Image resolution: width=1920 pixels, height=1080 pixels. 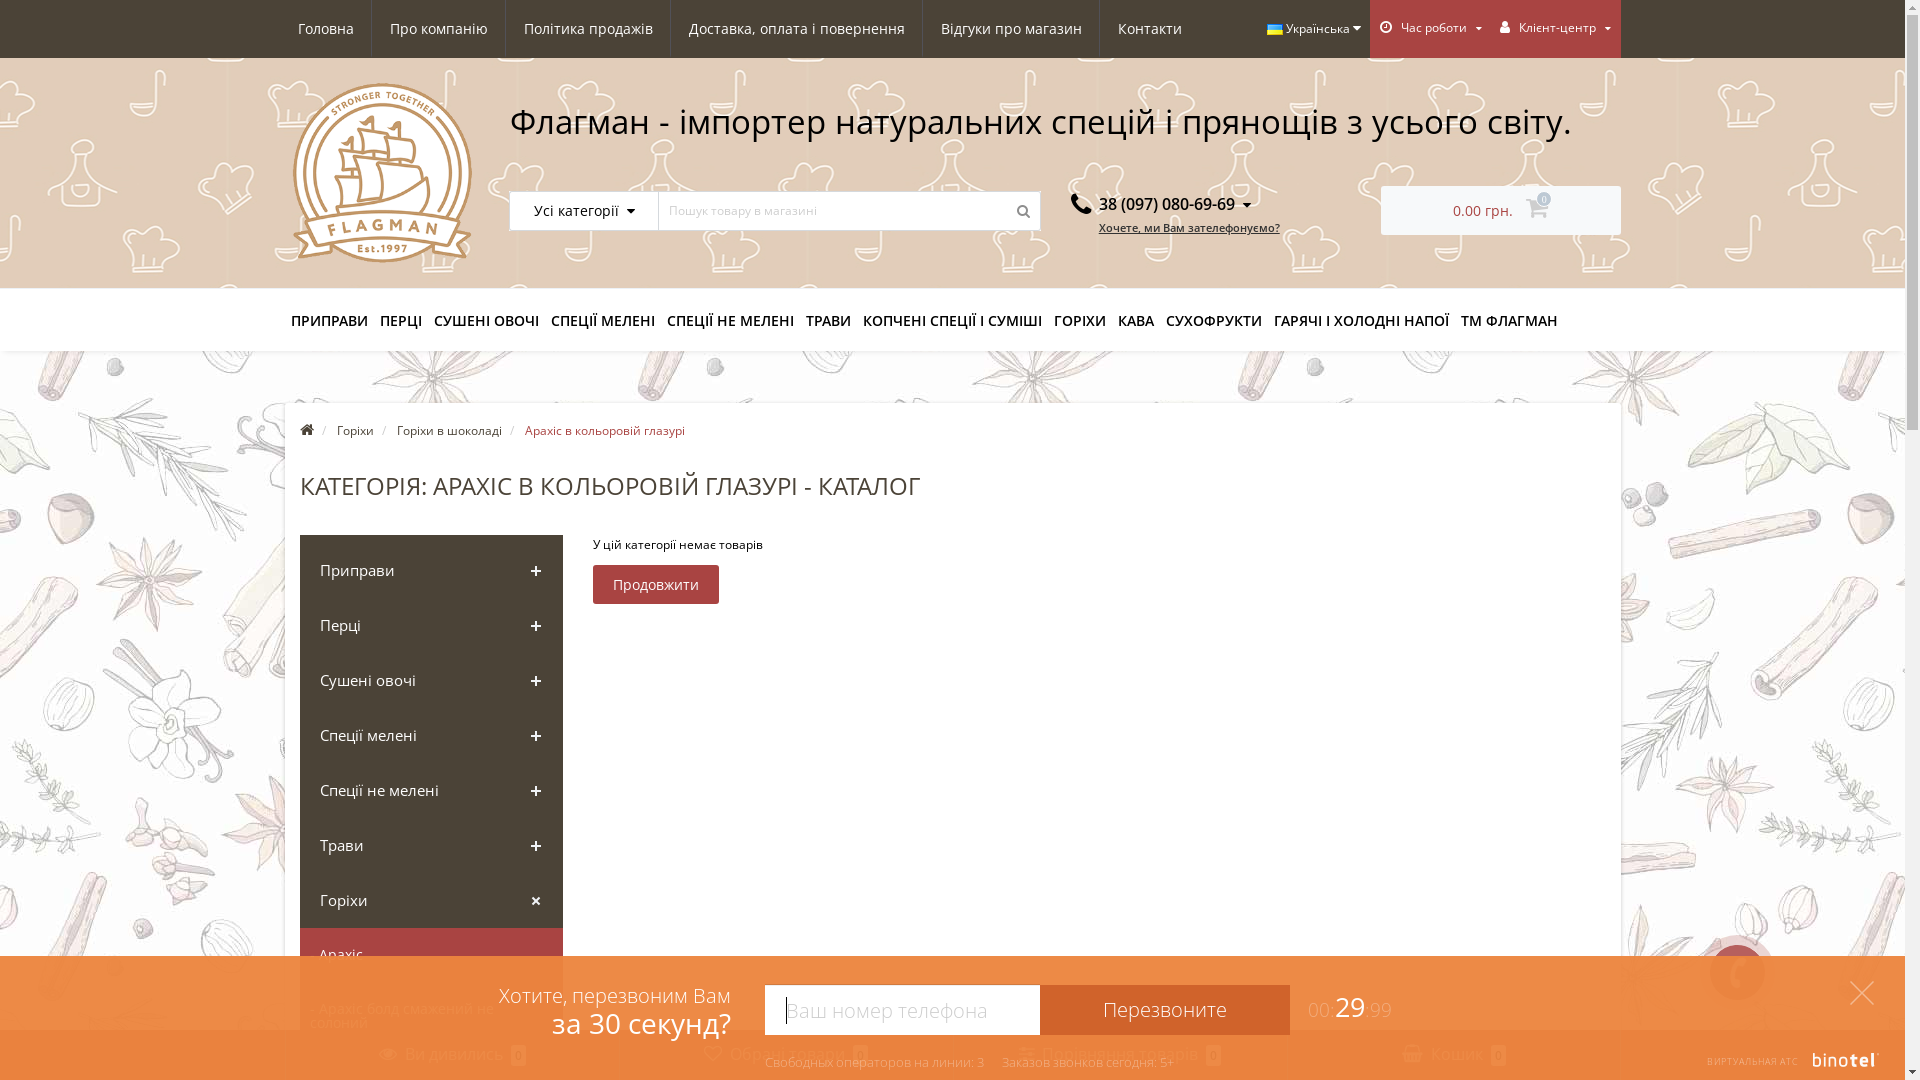 What do you see at coordinates (1161, 204) in the screenshot?
I see `'38 (097) 080-69-69'` at bounding box center [1161, 204].